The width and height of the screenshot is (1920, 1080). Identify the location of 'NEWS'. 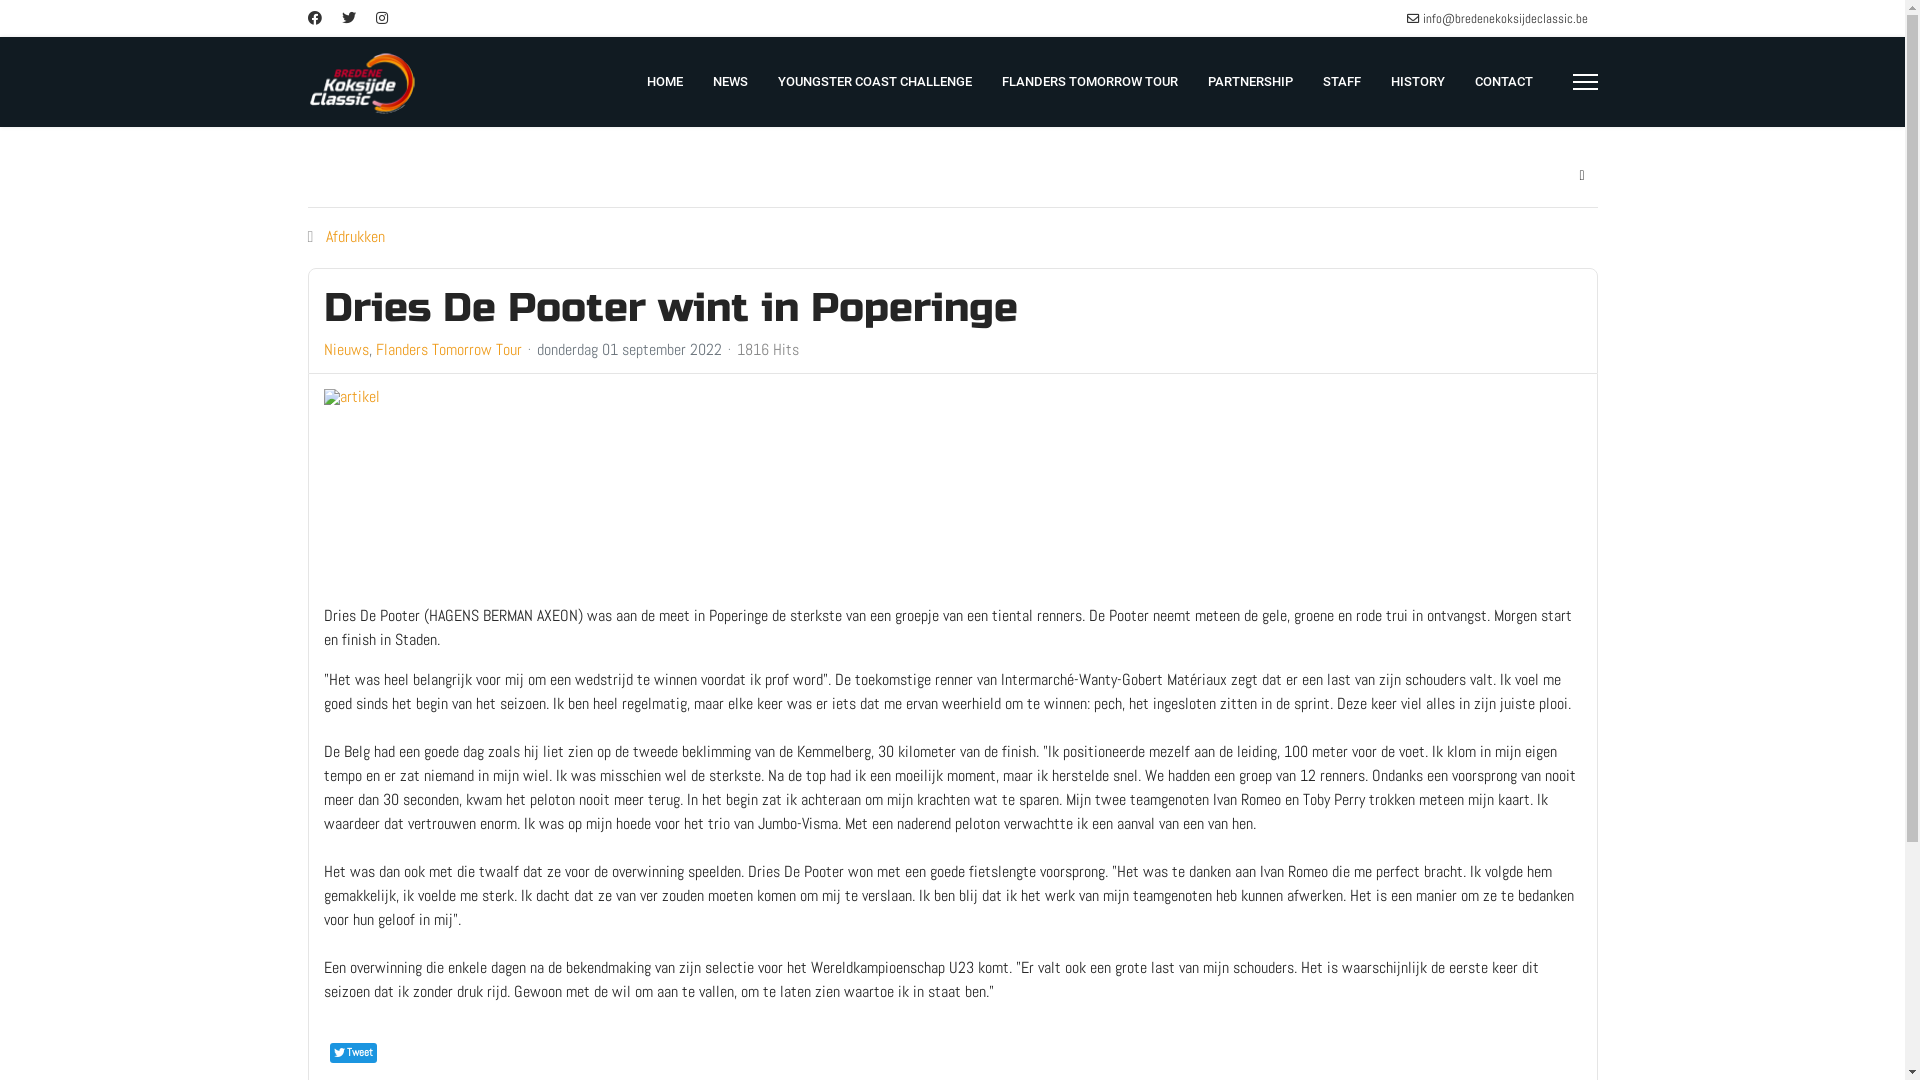
(729, 80).